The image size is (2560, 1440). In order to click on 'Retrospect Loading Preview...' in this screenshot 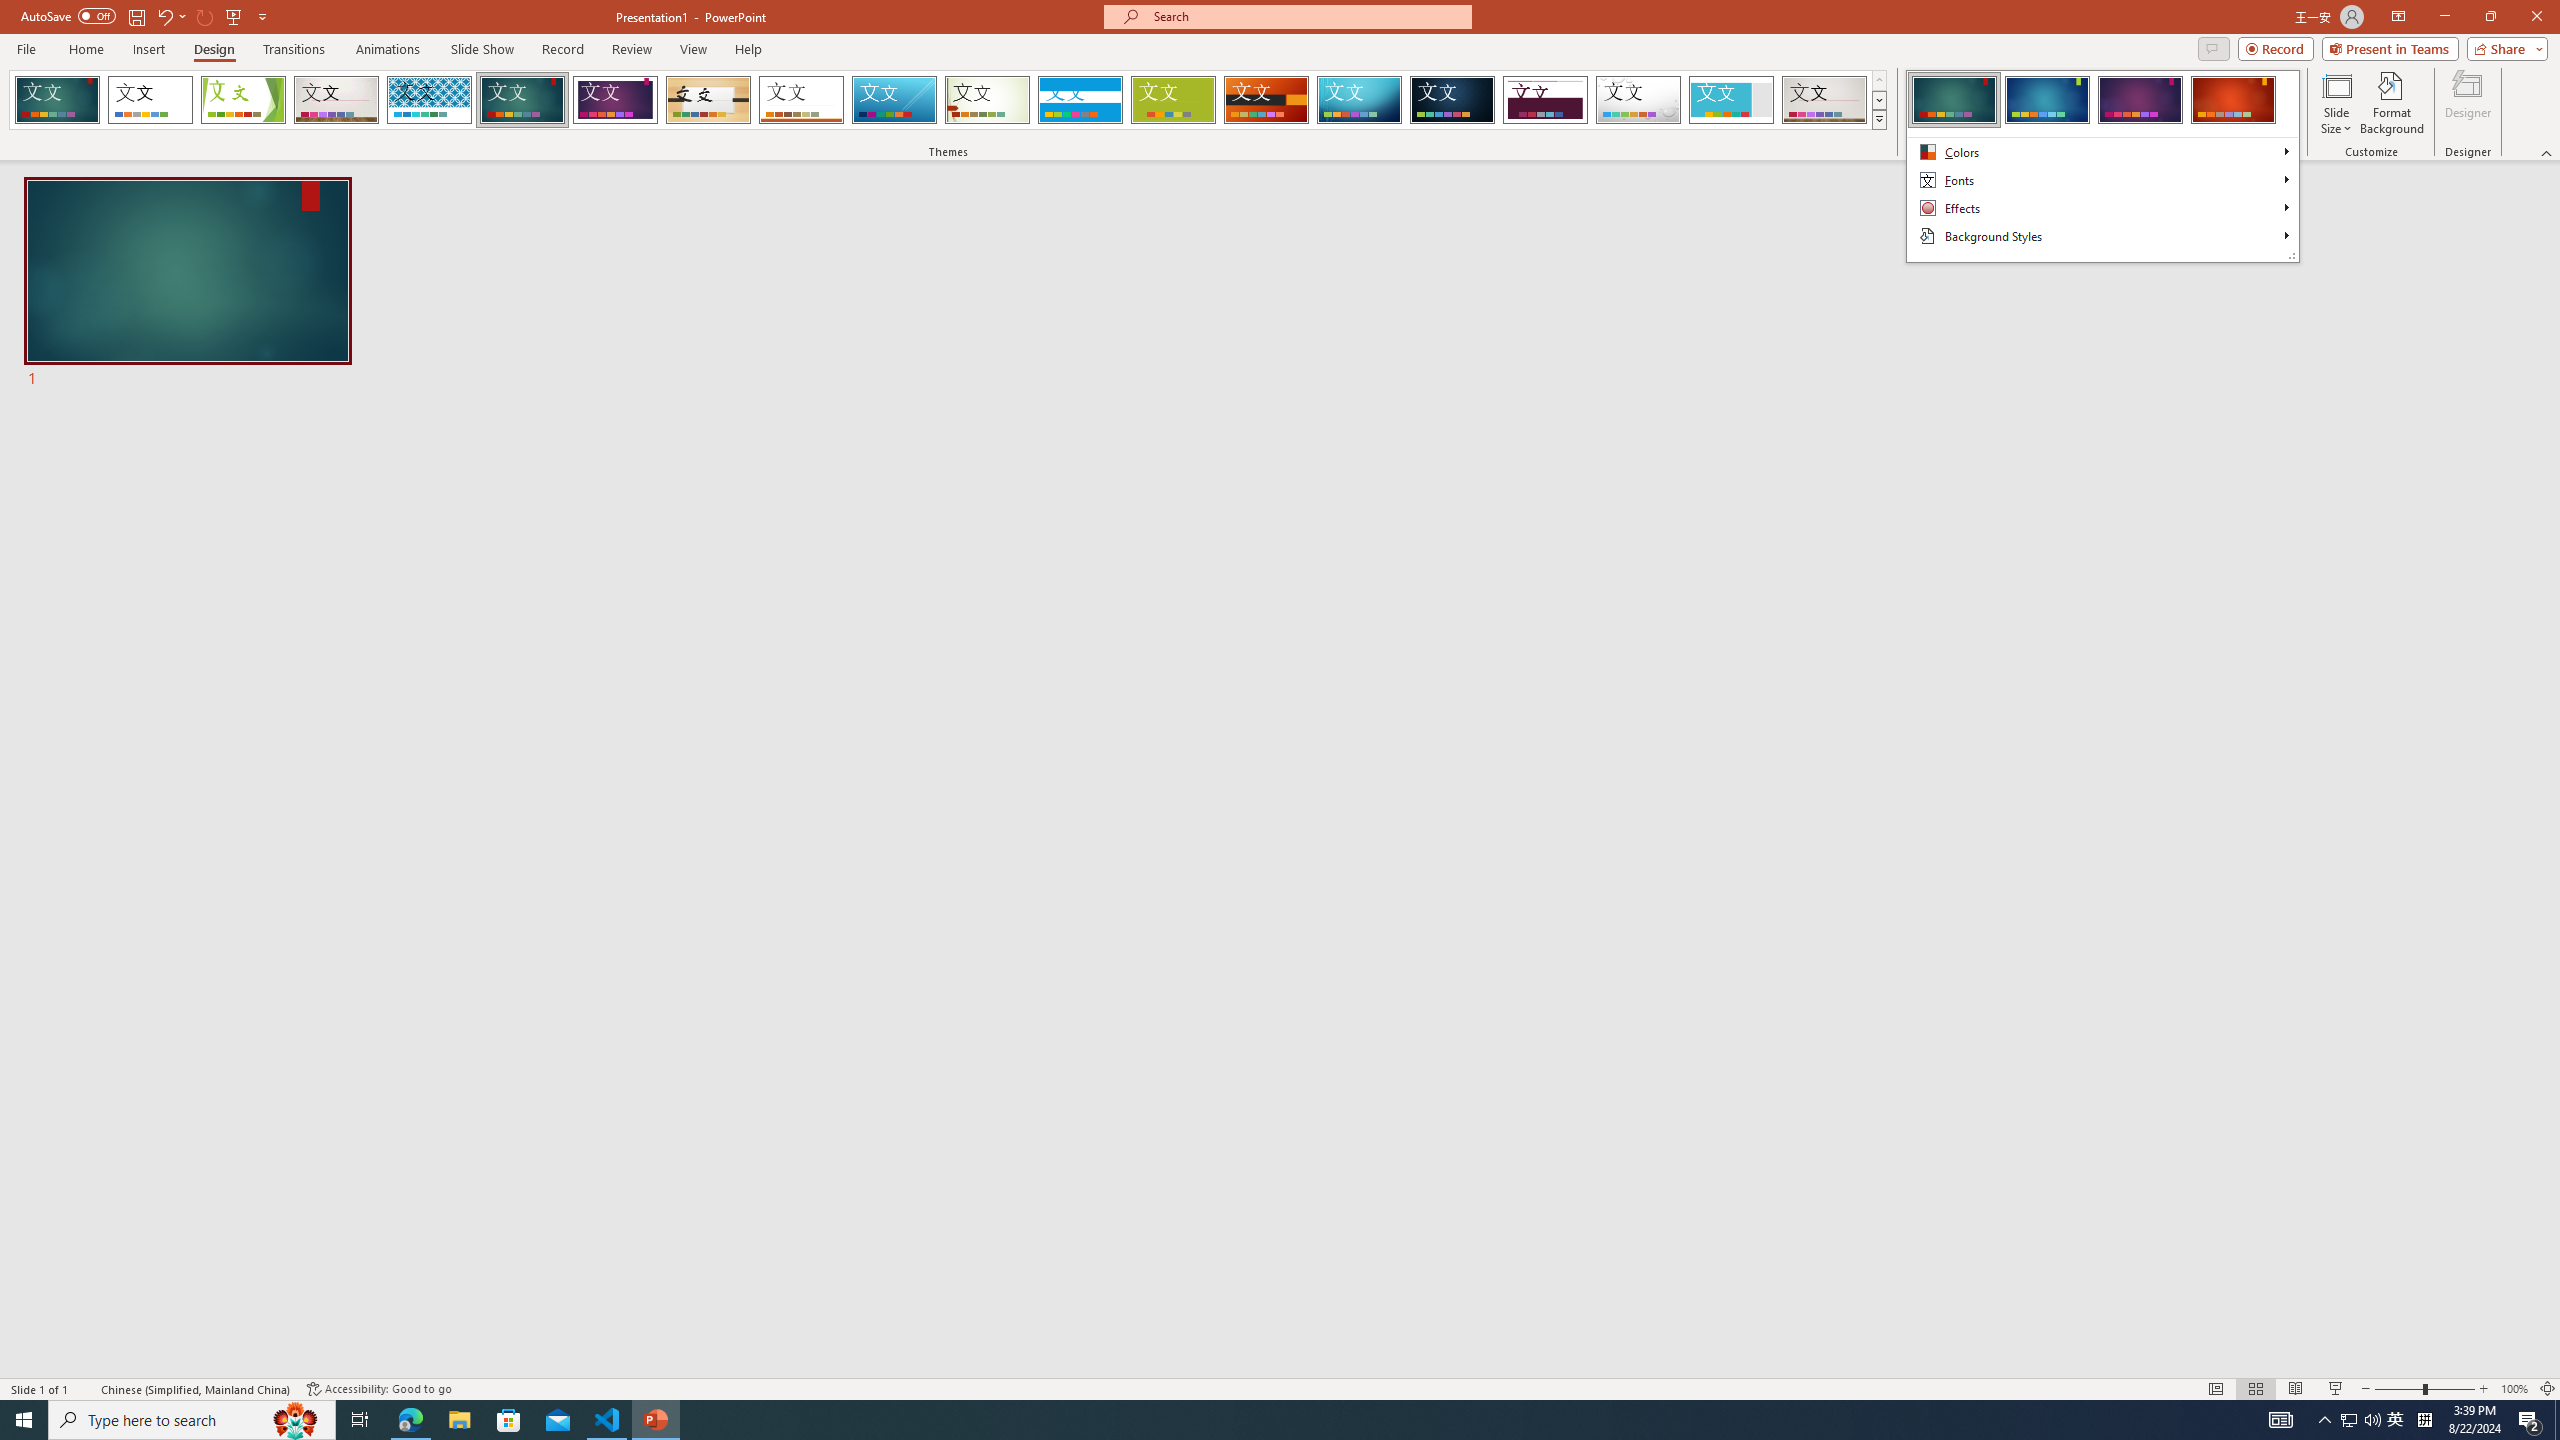, I will do `click(800, 99)`.